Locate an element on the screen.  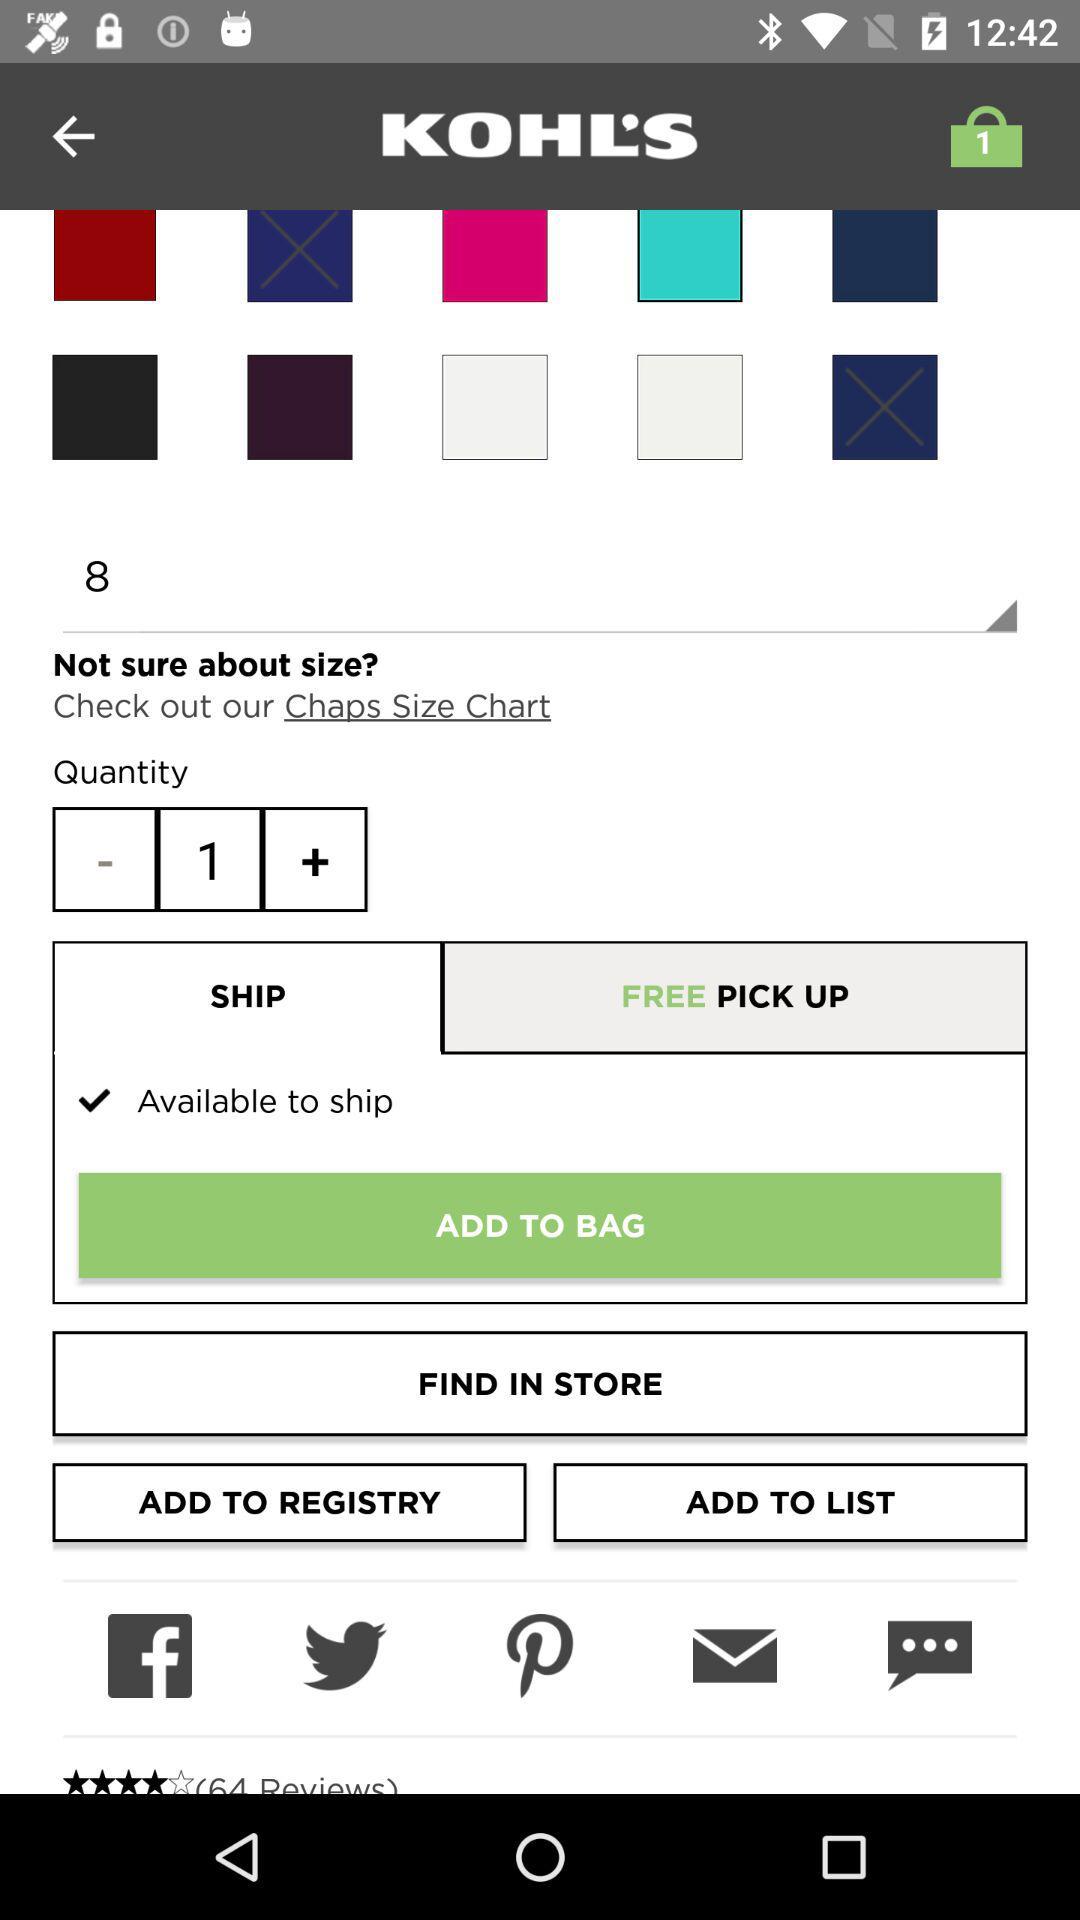
color orange is located at coordinates (494, 255).